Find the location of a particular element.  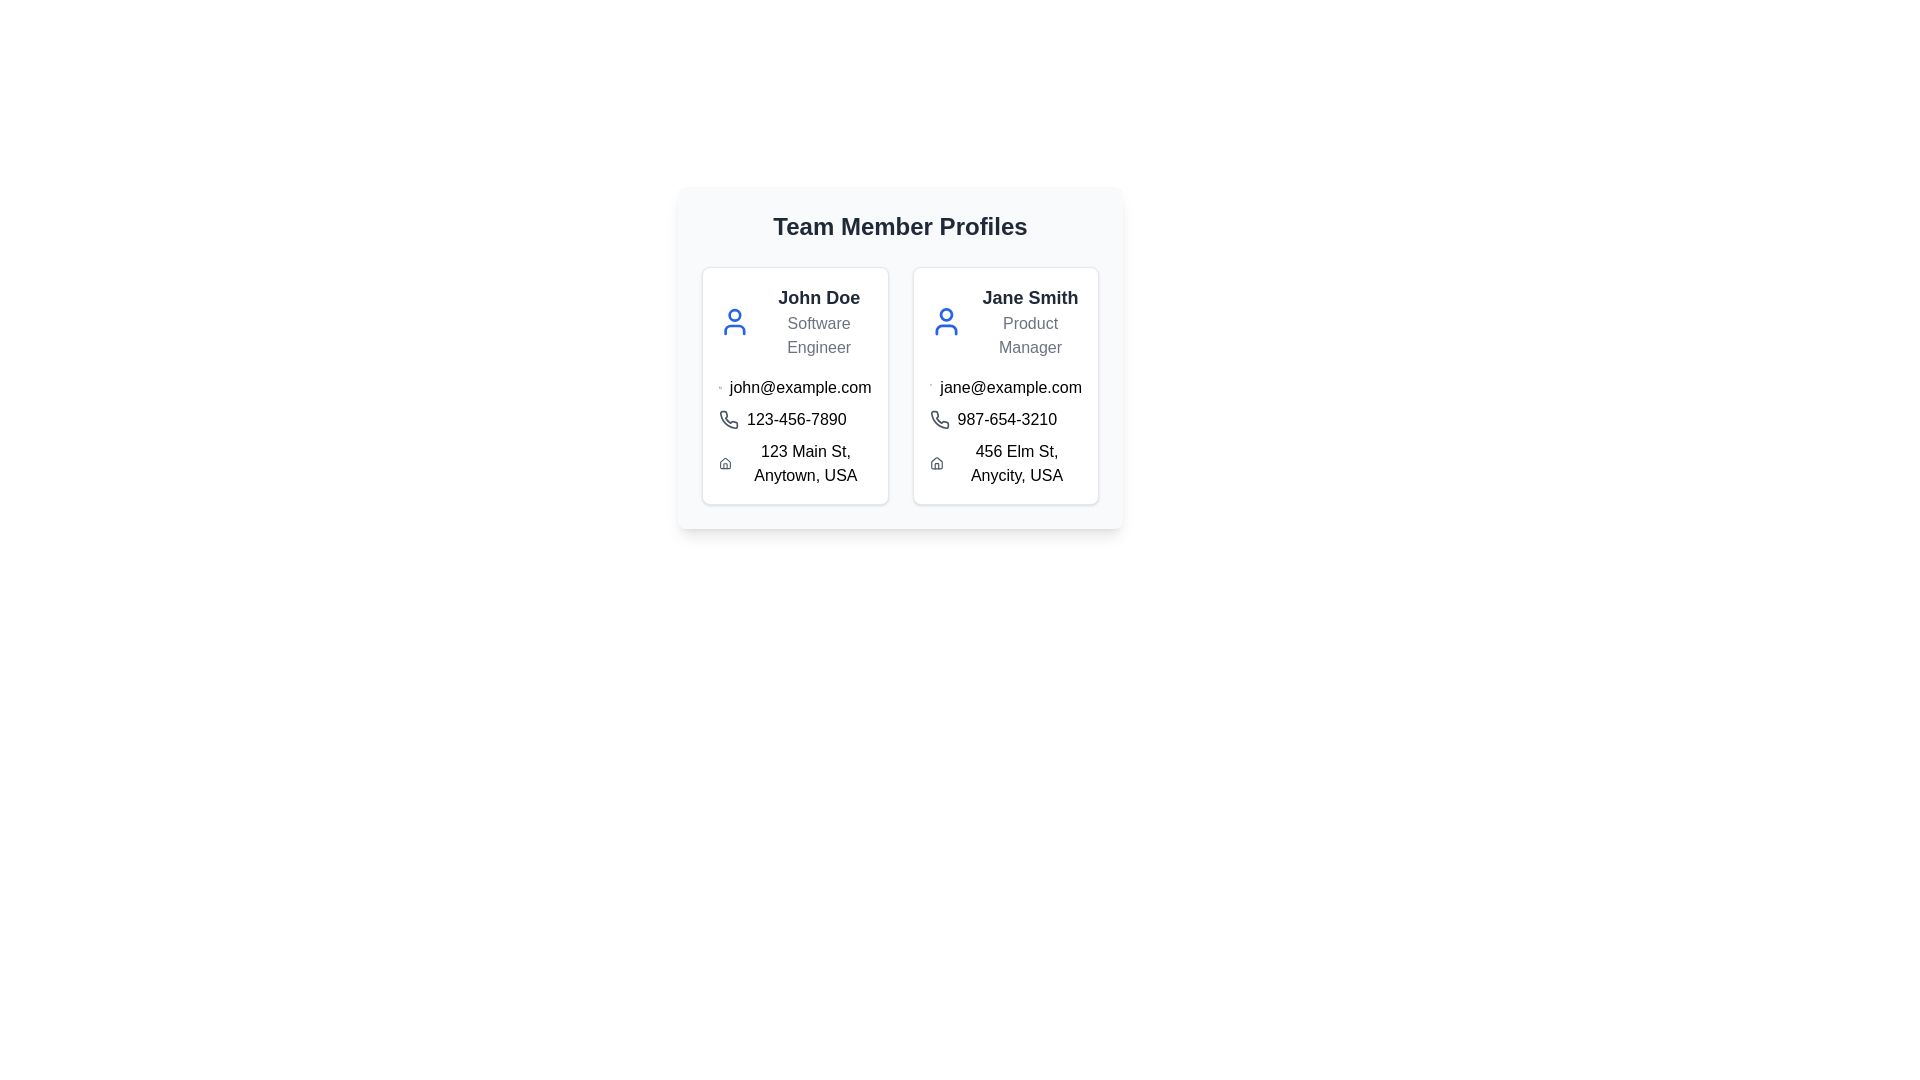

the phone number '123-456-7890' element with the accompanying phone handset icon, which is centrally aligned under the header 'John Doe' in the left card of a two-column layout is located at coordinates (794, 419).